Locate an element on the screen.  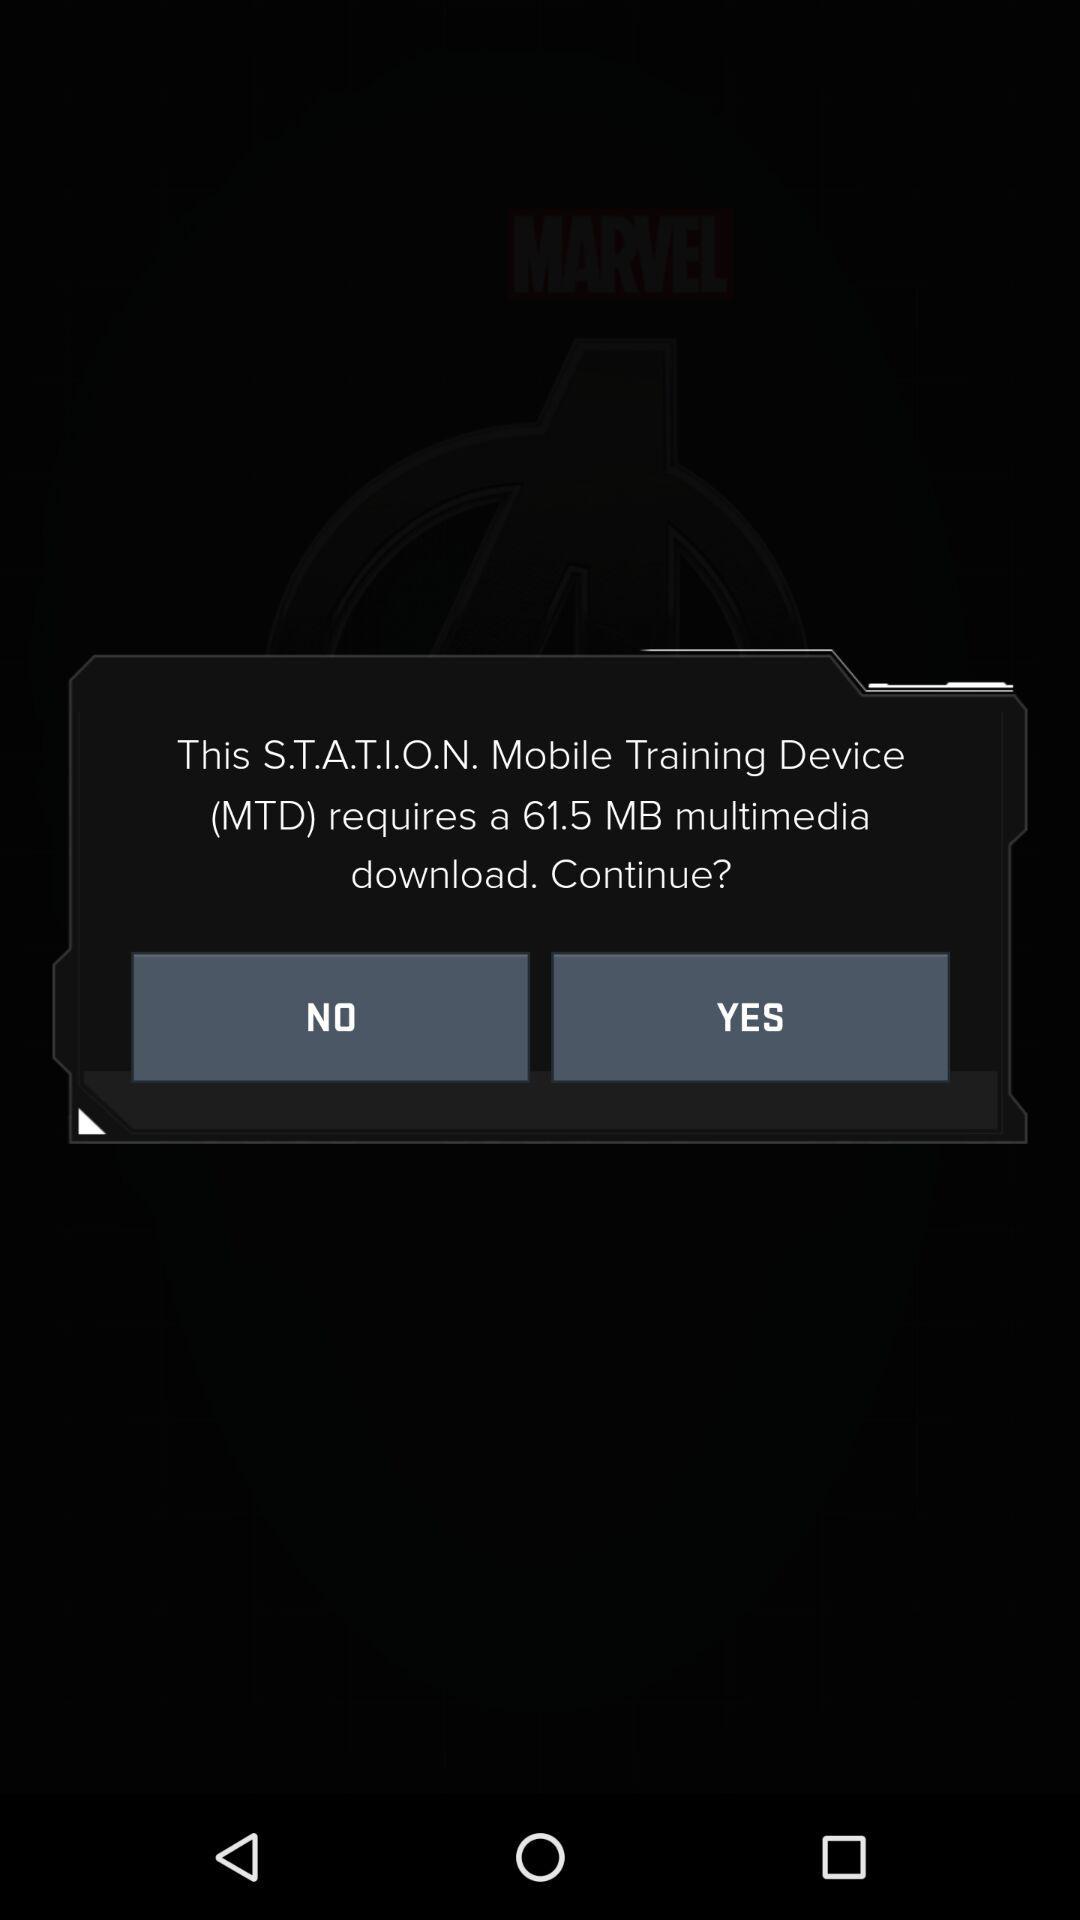
no item is located at coordinates (329, 1017).